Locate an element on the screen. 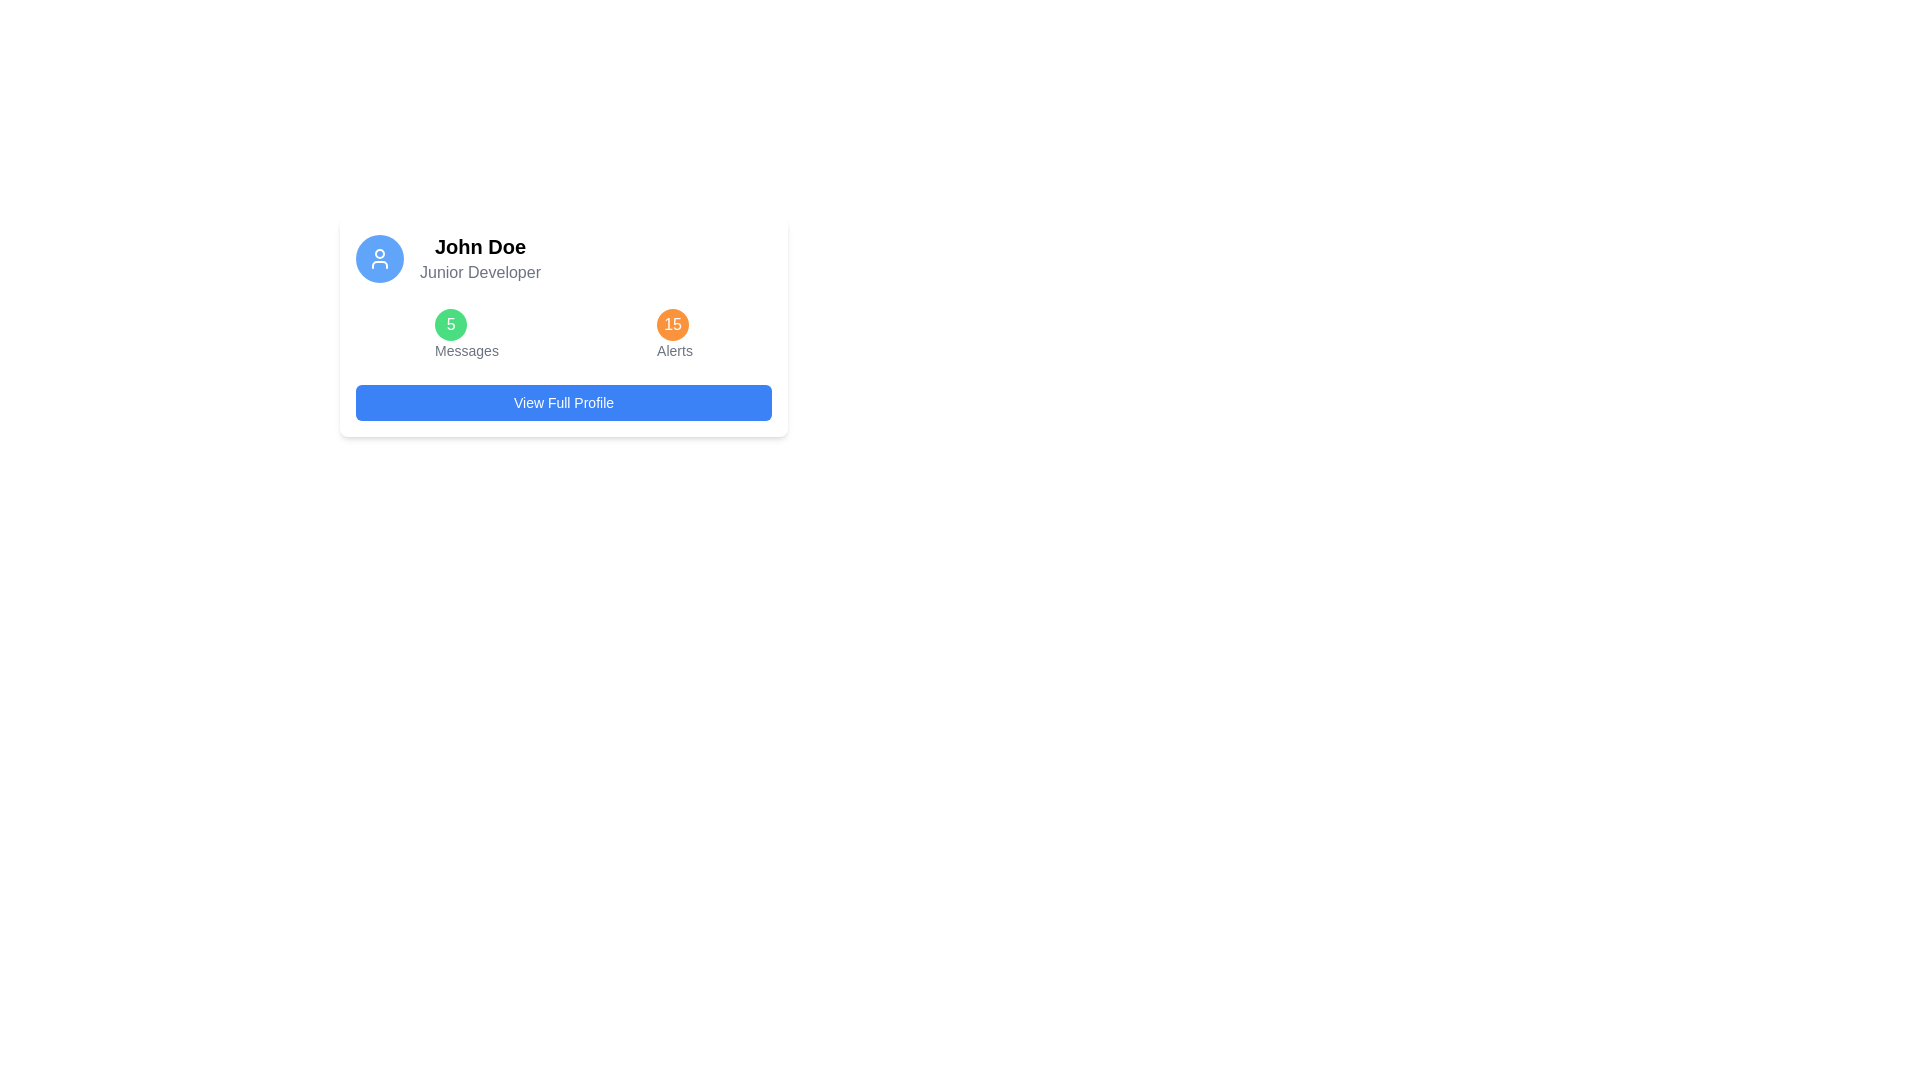 This screenshot has width=1920, height=1080. the circular user profile icon with a bright blue background and white user silhouette, located at the top-left corner next to 'John Doe' and 'Junior Developer' is located at coordinates (379, 257).